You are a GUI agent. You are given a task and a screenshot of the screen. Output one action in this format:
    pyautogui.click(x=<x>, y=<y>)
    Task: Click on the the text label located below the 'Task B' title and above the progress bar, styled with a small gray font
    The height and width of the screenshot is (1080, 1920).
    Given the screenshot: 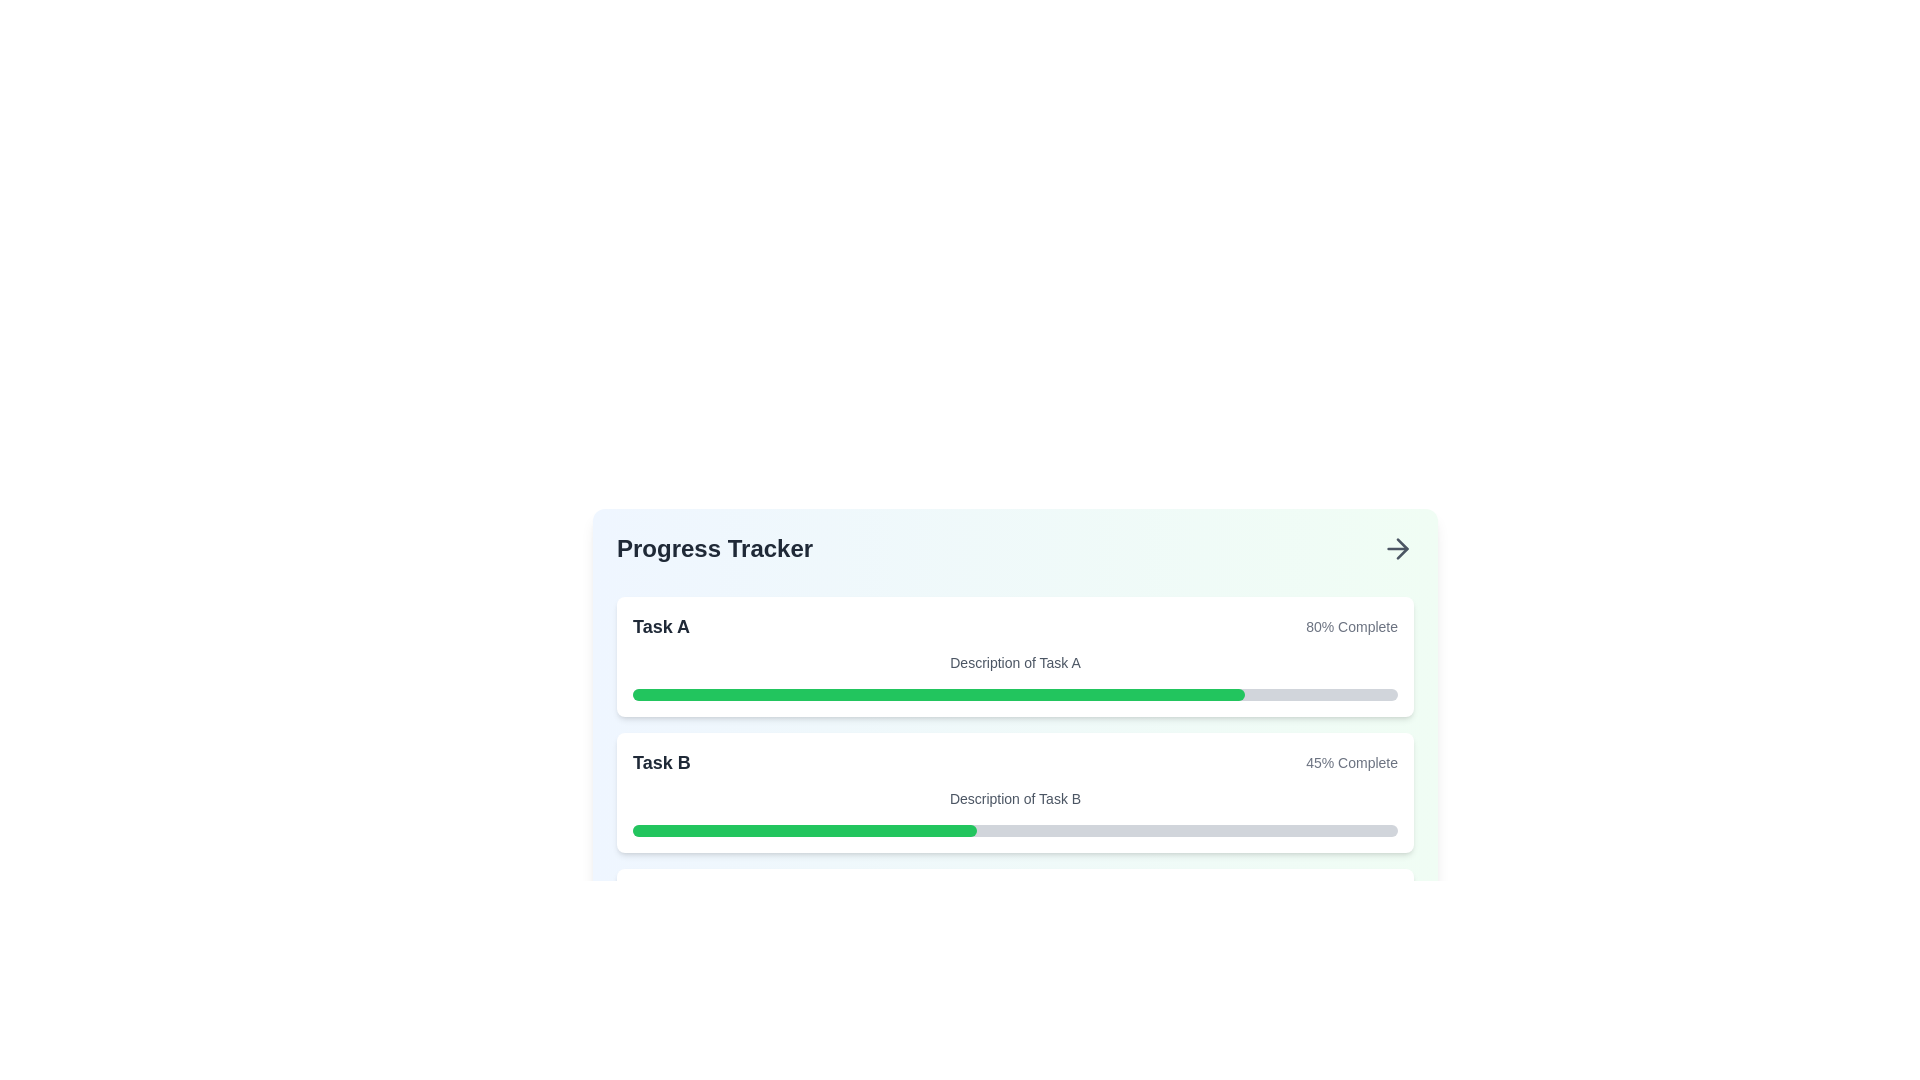 What is the action you would take?
    pyautogui.click(x=1015, y=797)
    